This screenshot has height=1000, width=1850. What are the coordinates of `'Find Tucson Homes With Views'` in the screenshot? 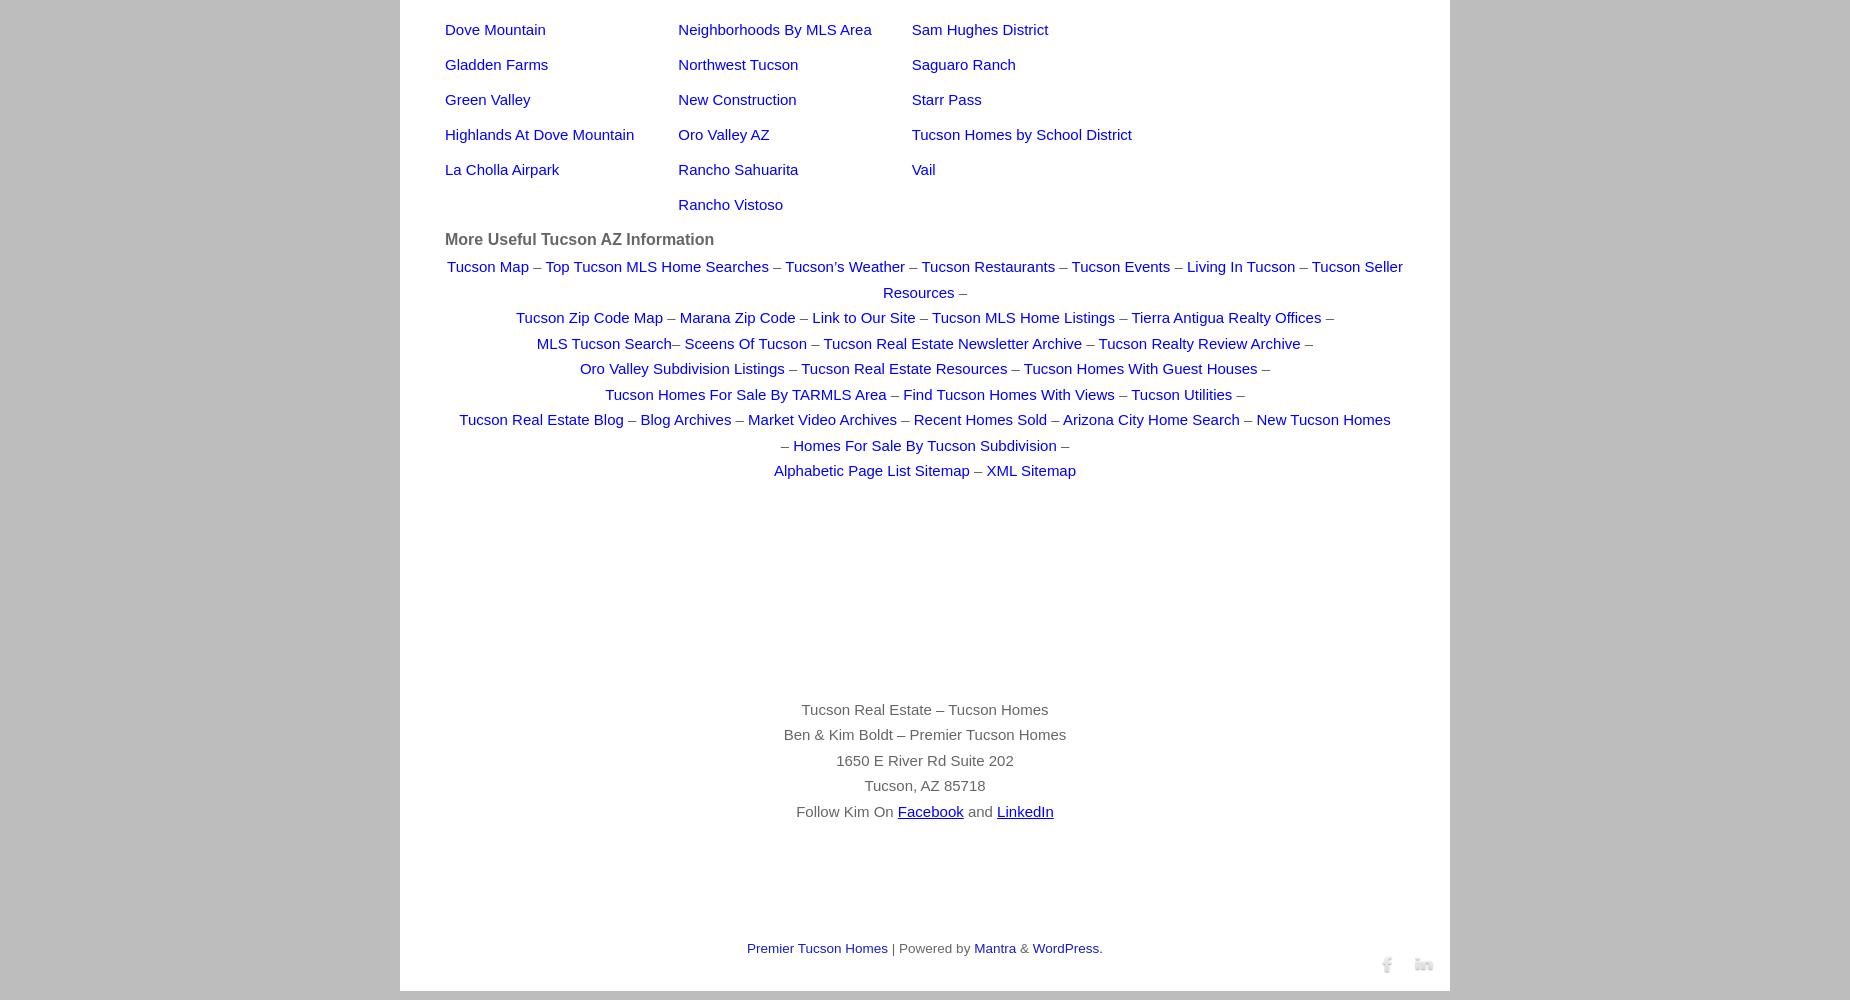 It's located at (1007, 393).